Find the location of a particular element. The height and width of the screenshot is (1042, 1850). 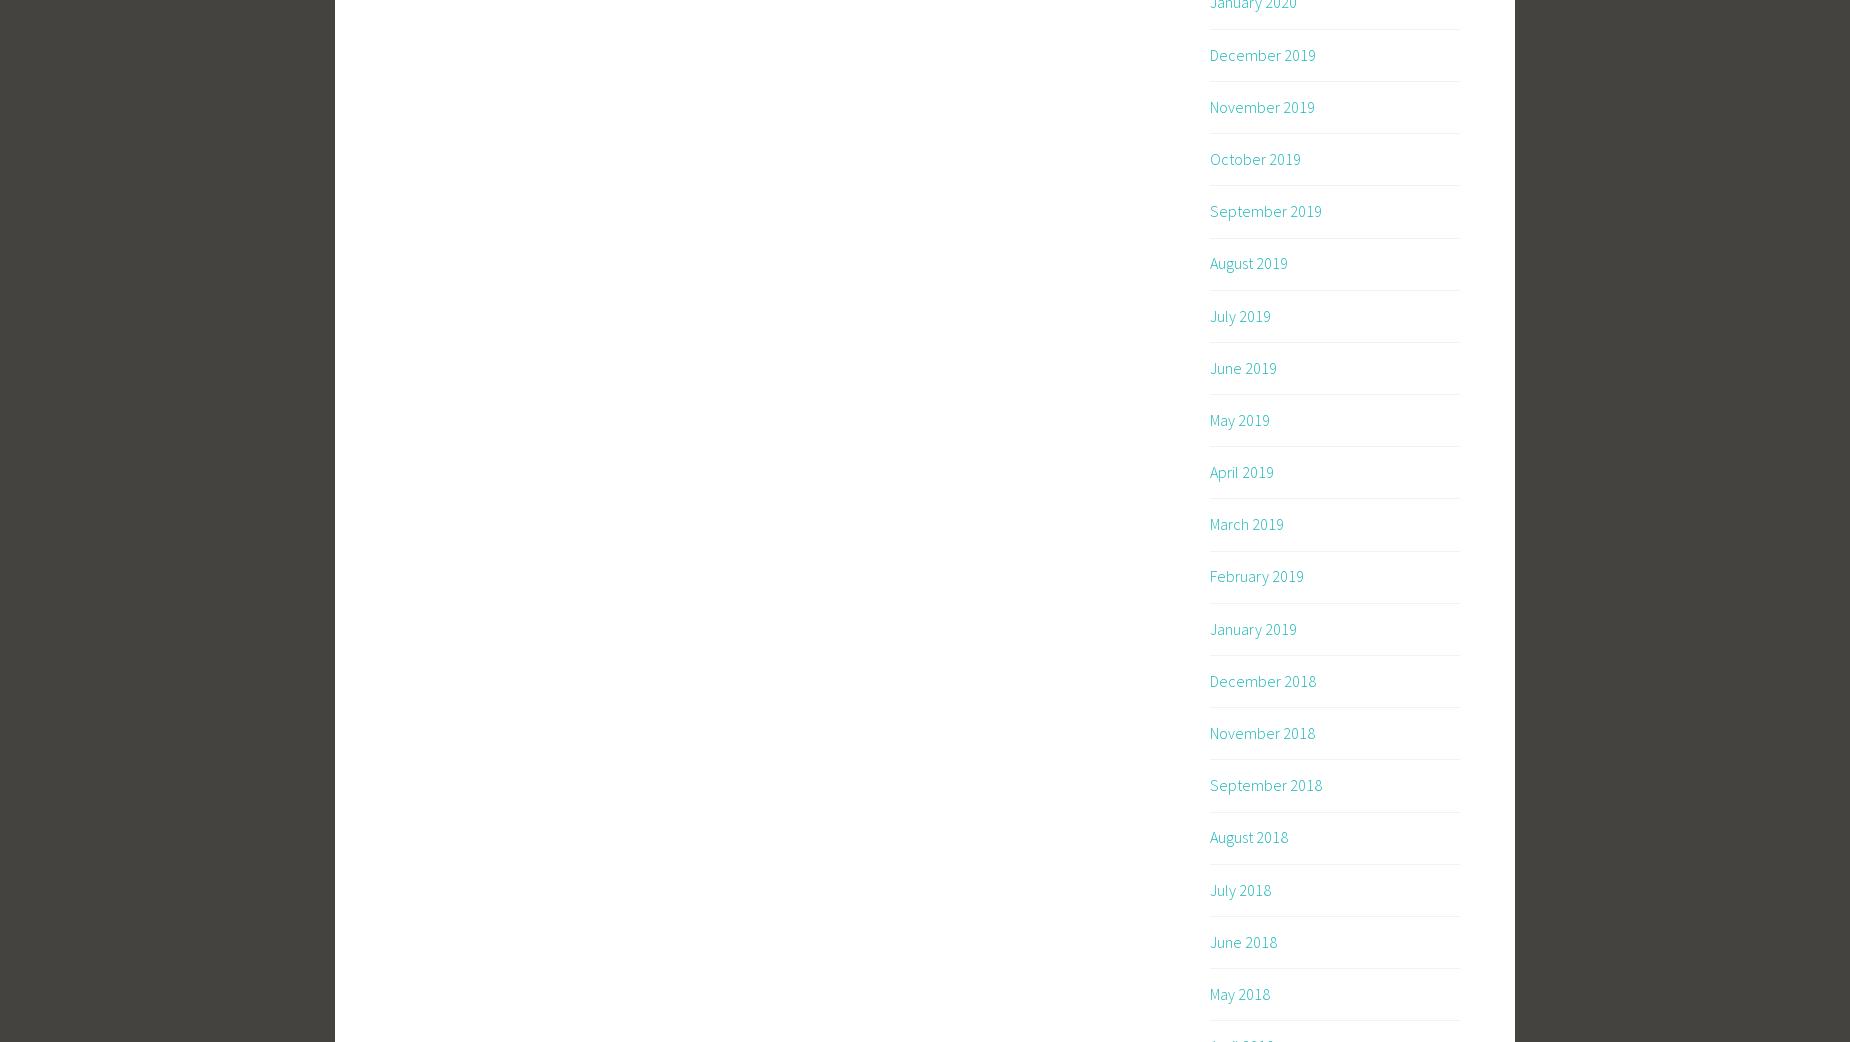

'December 2019' is located at coordinates (1261, 52).